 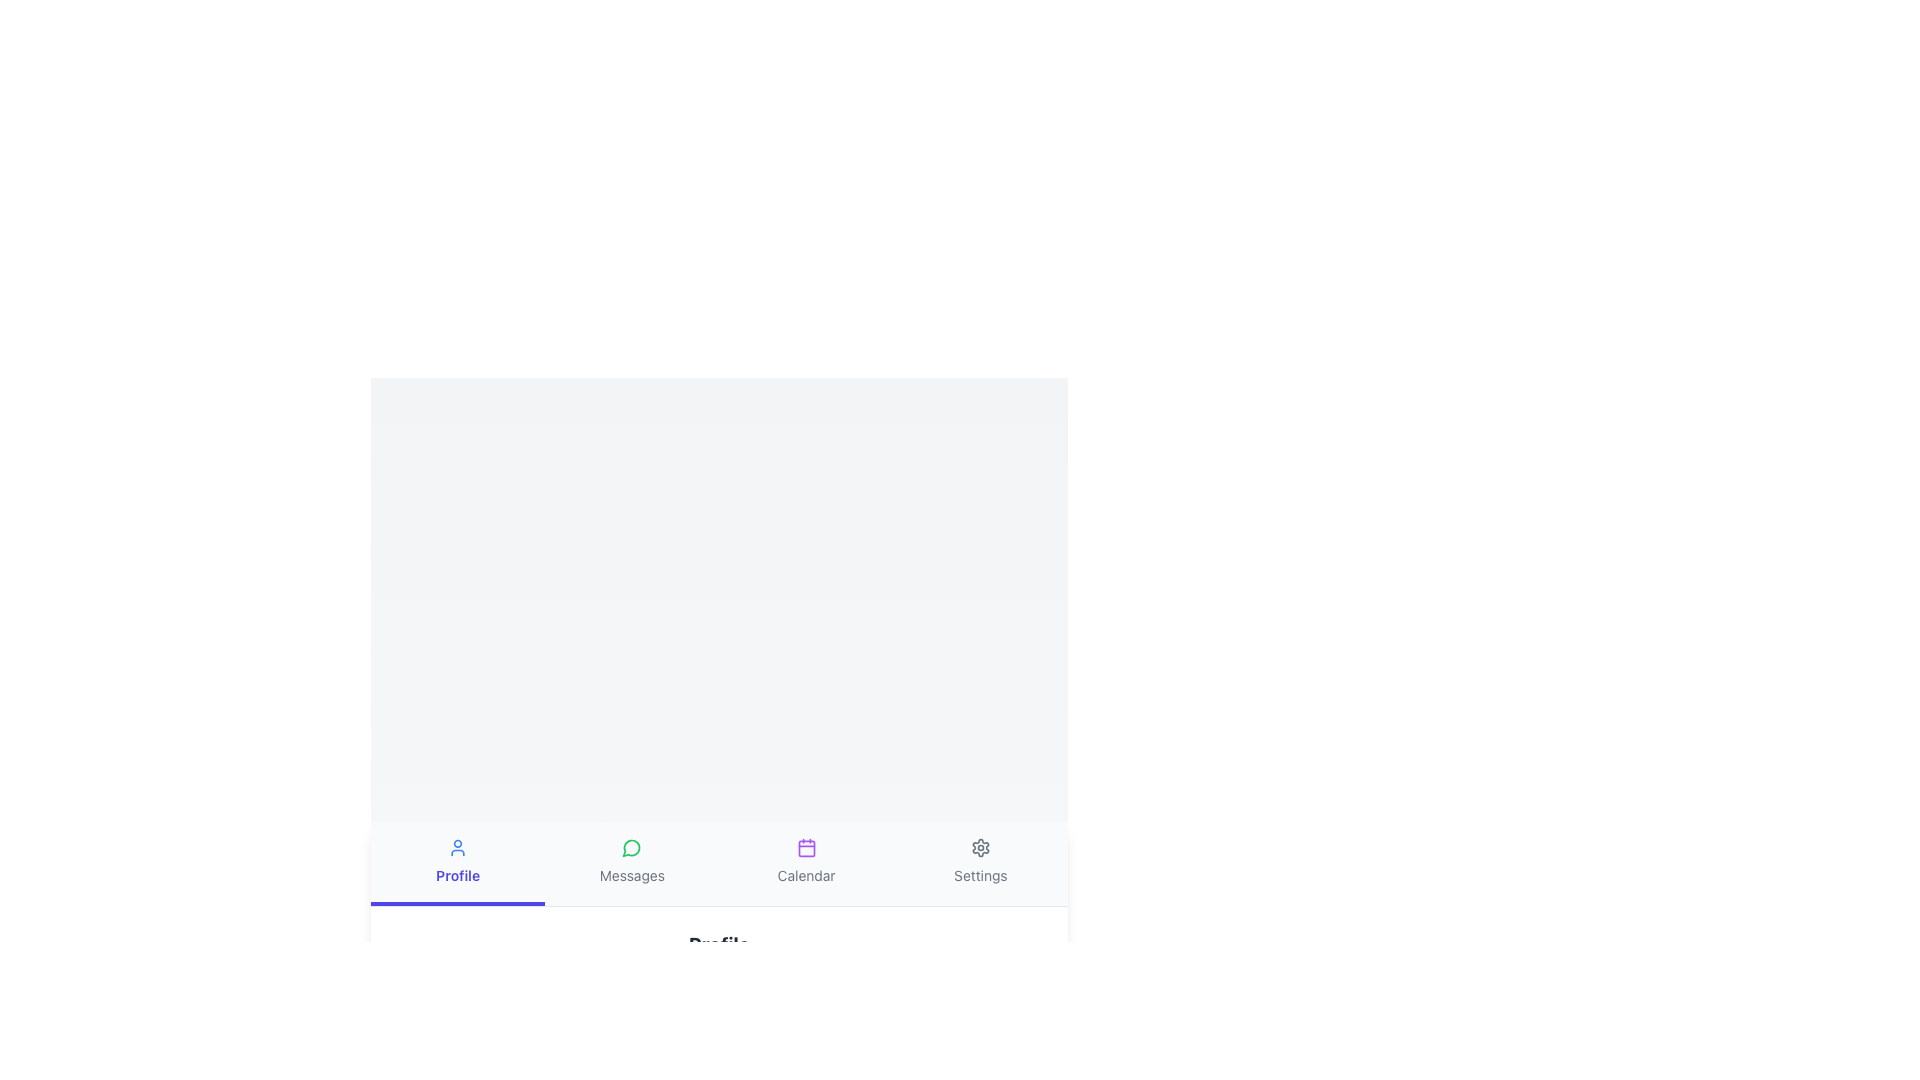 I want to click on the 'Messages' text label, which is part of the bottom navigation bar and displayed in light gray font, so click(x=631, y=874).